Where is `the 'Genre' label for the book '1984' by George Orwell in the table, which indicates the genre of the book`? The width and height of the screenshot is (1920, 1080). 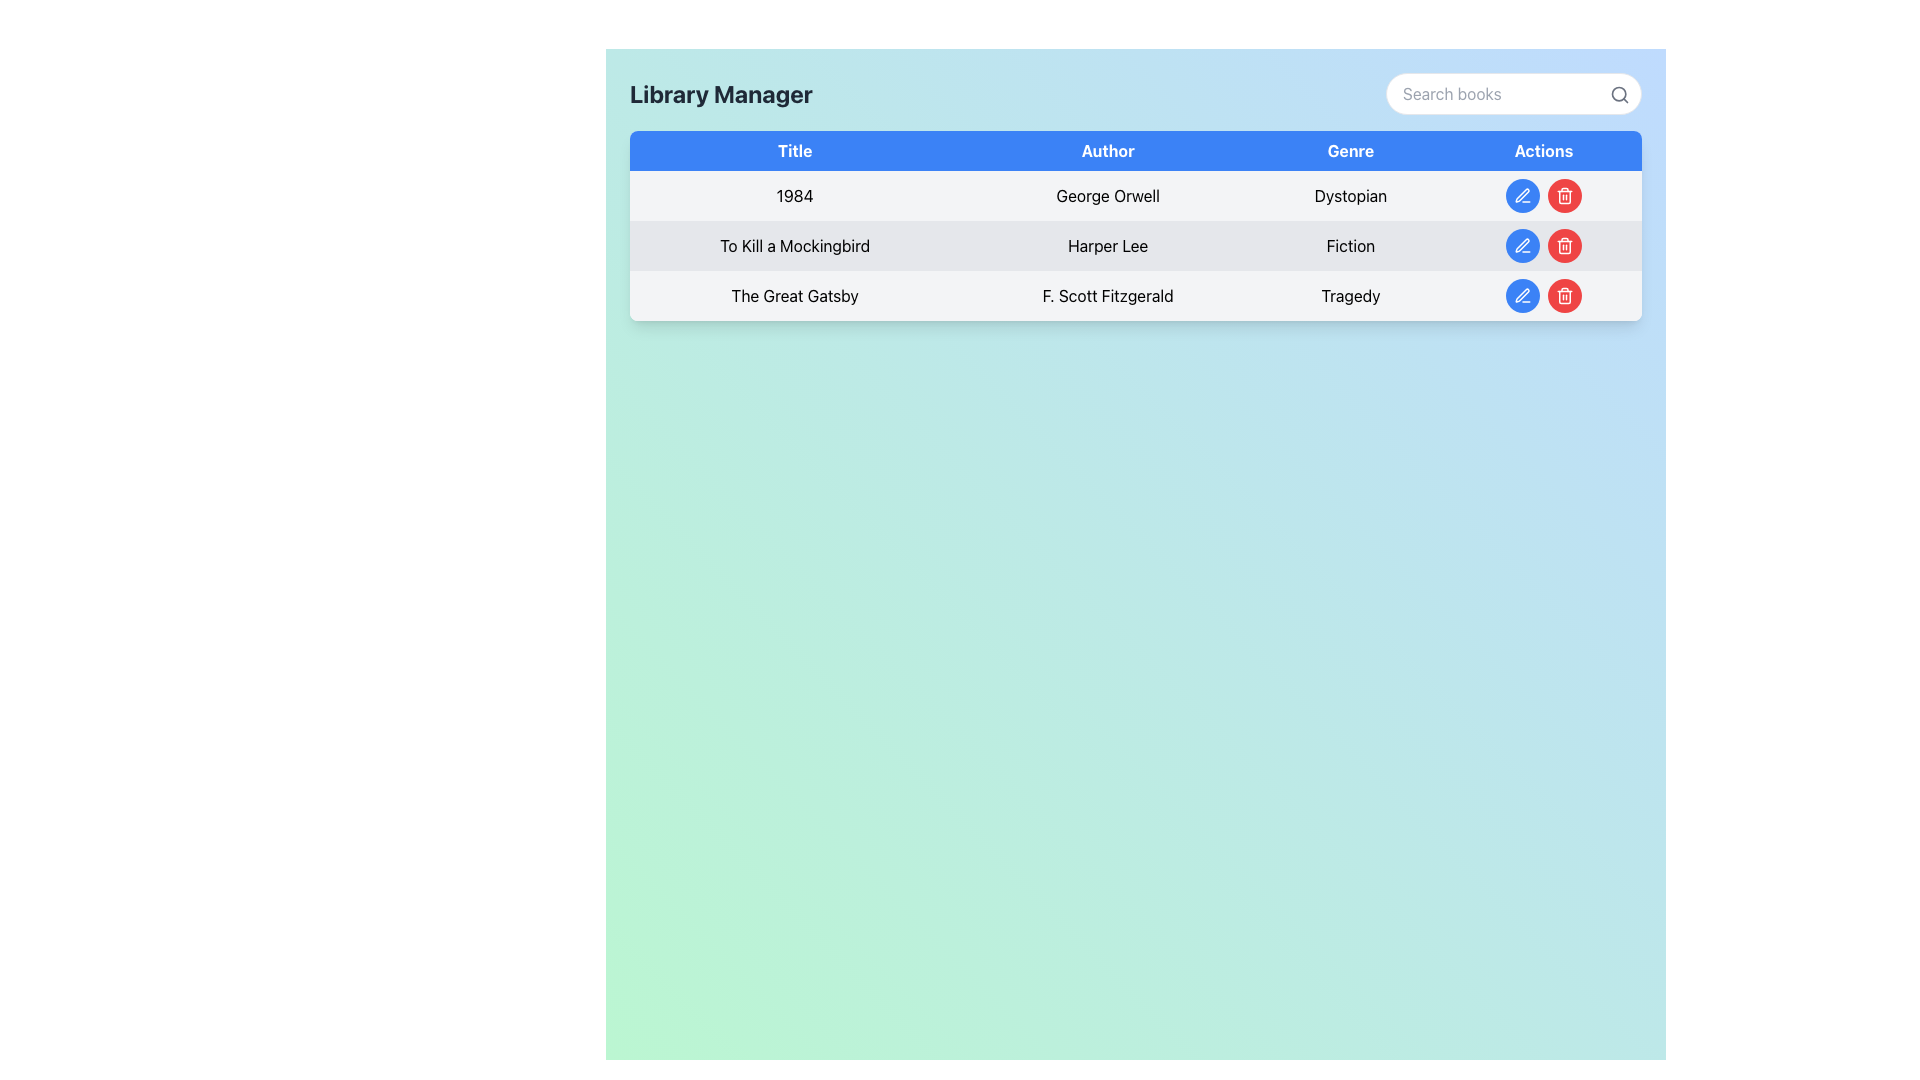
the 'Genre' label for the book '1984' by George Orwell in the table, which indicates the genre of the book is located at coordinates (1350, 196).